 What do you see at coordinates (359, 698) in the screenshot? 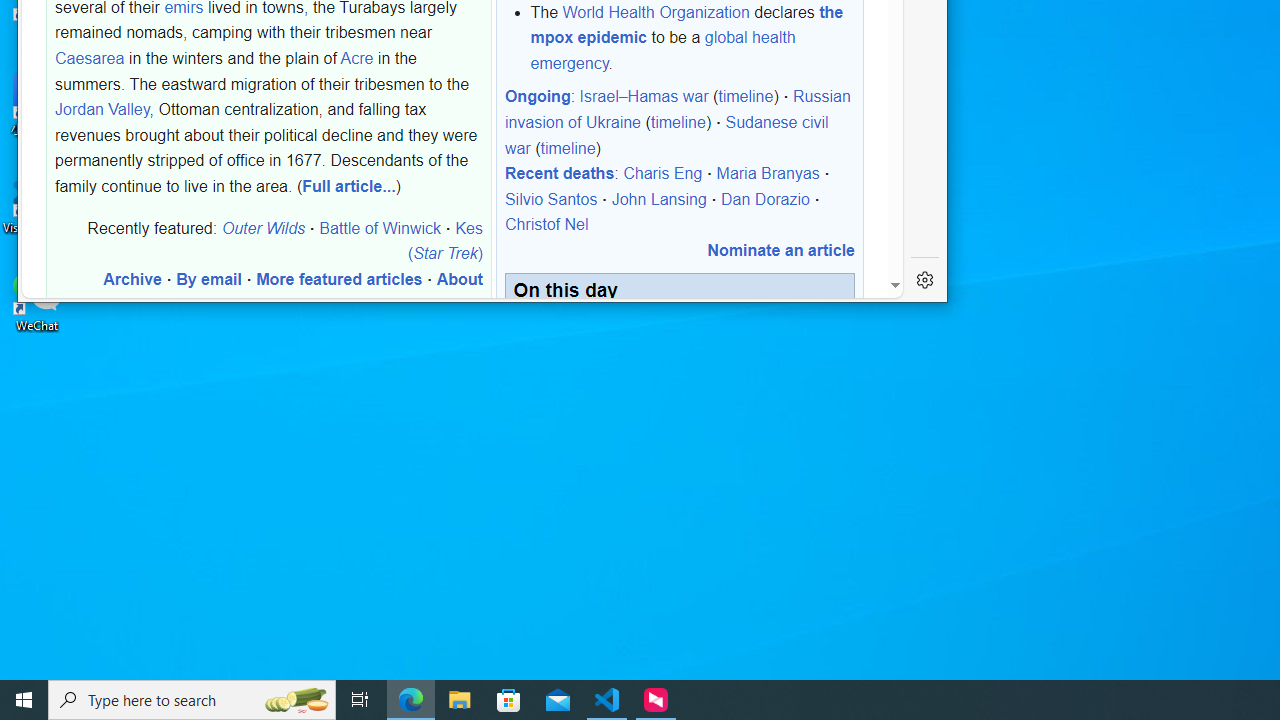
I see `'Task View'` at bounding box center [359, 698].